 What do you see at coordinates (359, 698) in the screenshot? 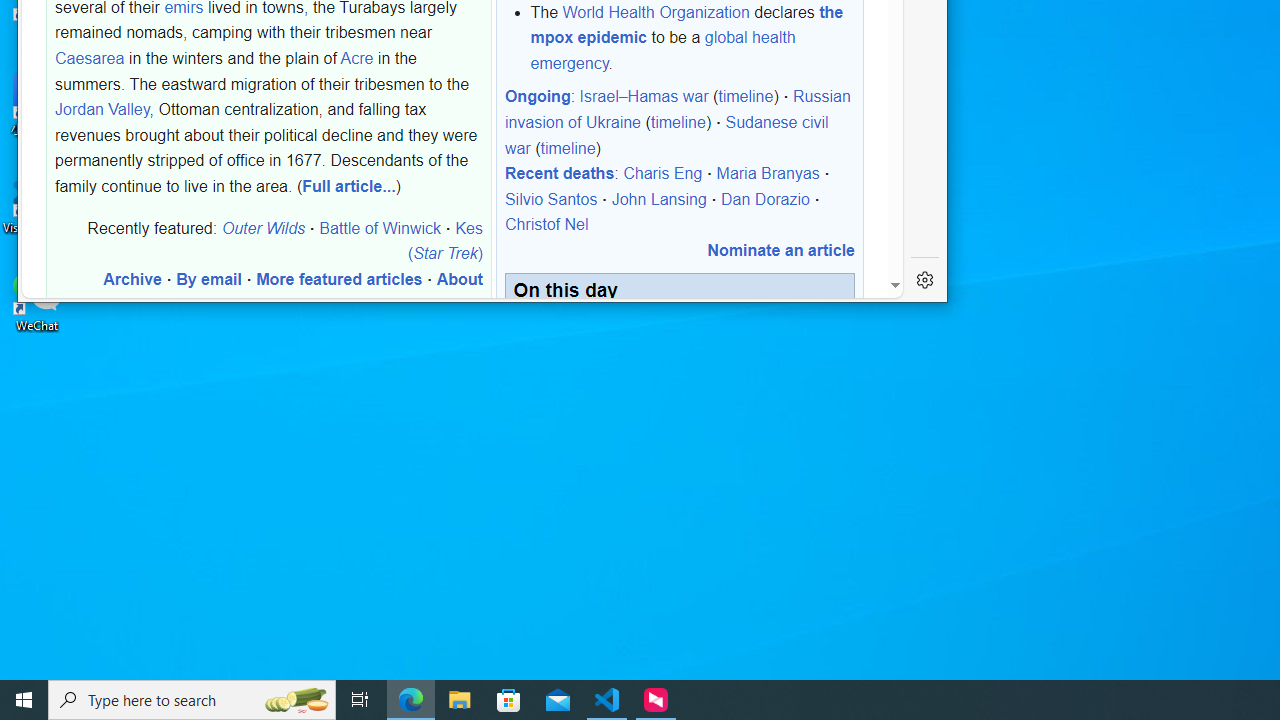
I see `'Task View'` at bounding box center [359, 698].